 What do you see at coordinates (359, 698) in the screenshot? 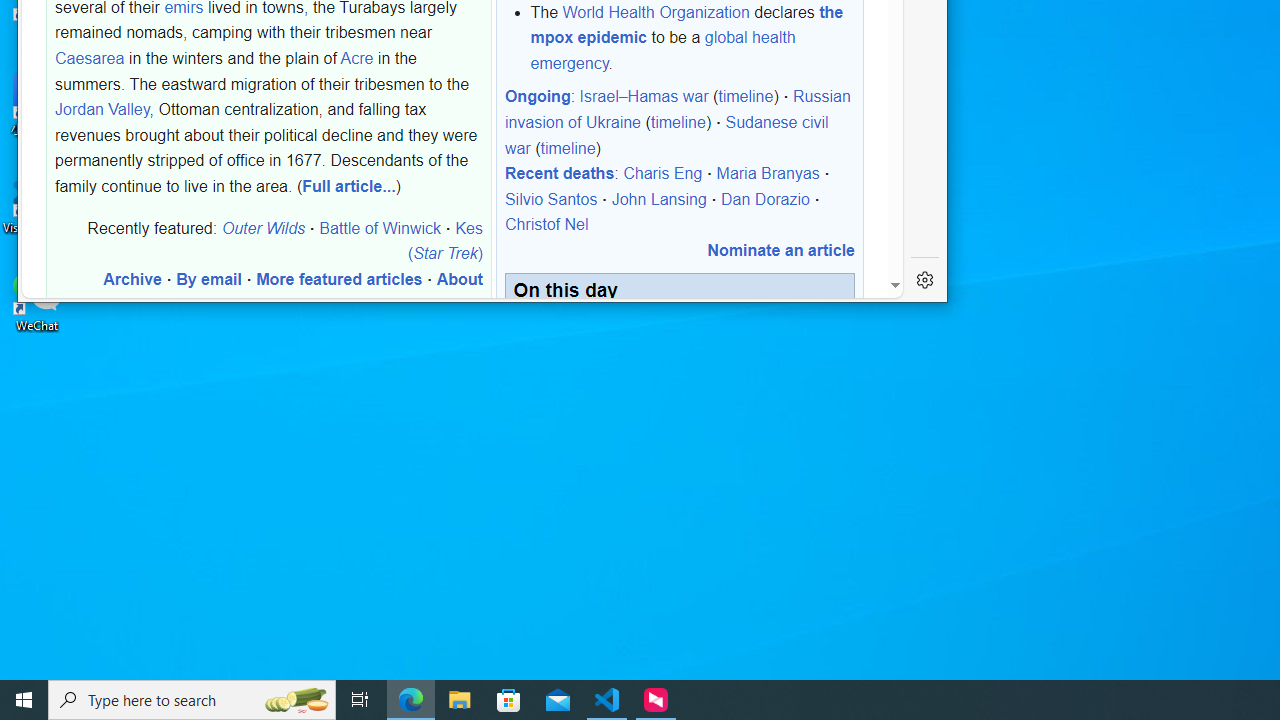
I see `'Task View'` at bounding box center [359, 698].